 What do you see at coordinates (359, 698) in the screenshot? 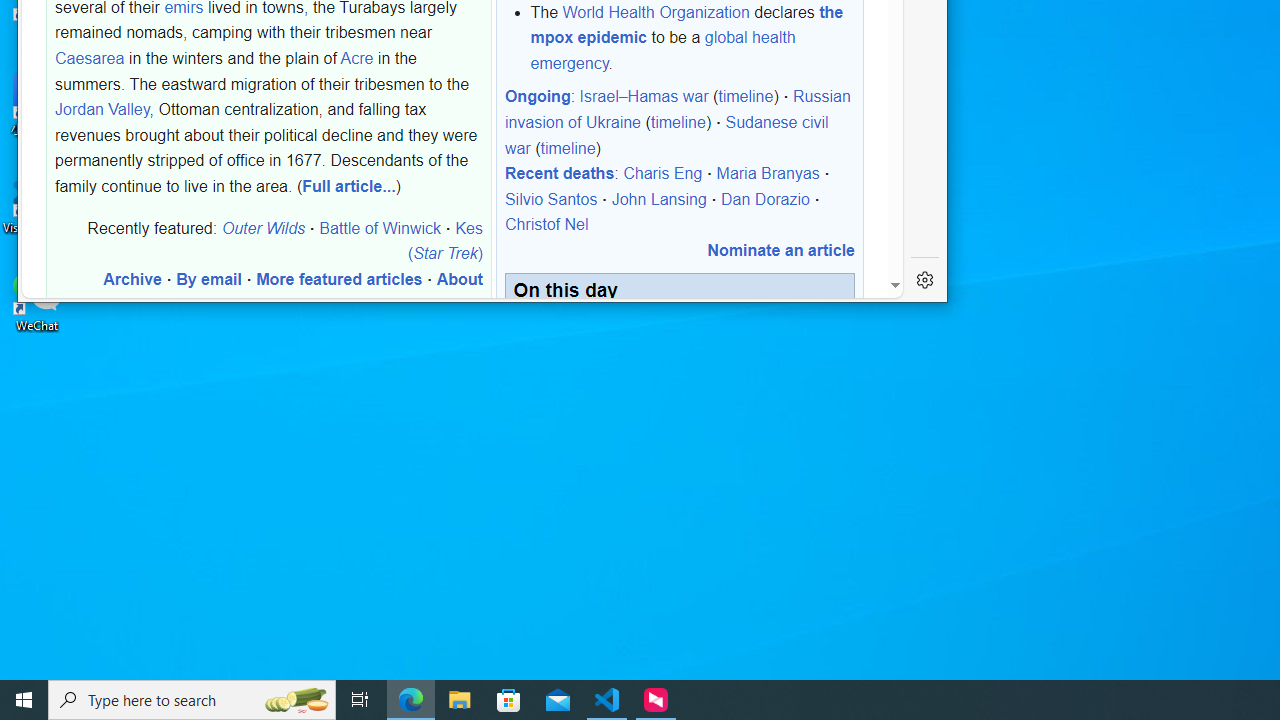
I see `'Task View'` at bounding box center [359, 698].